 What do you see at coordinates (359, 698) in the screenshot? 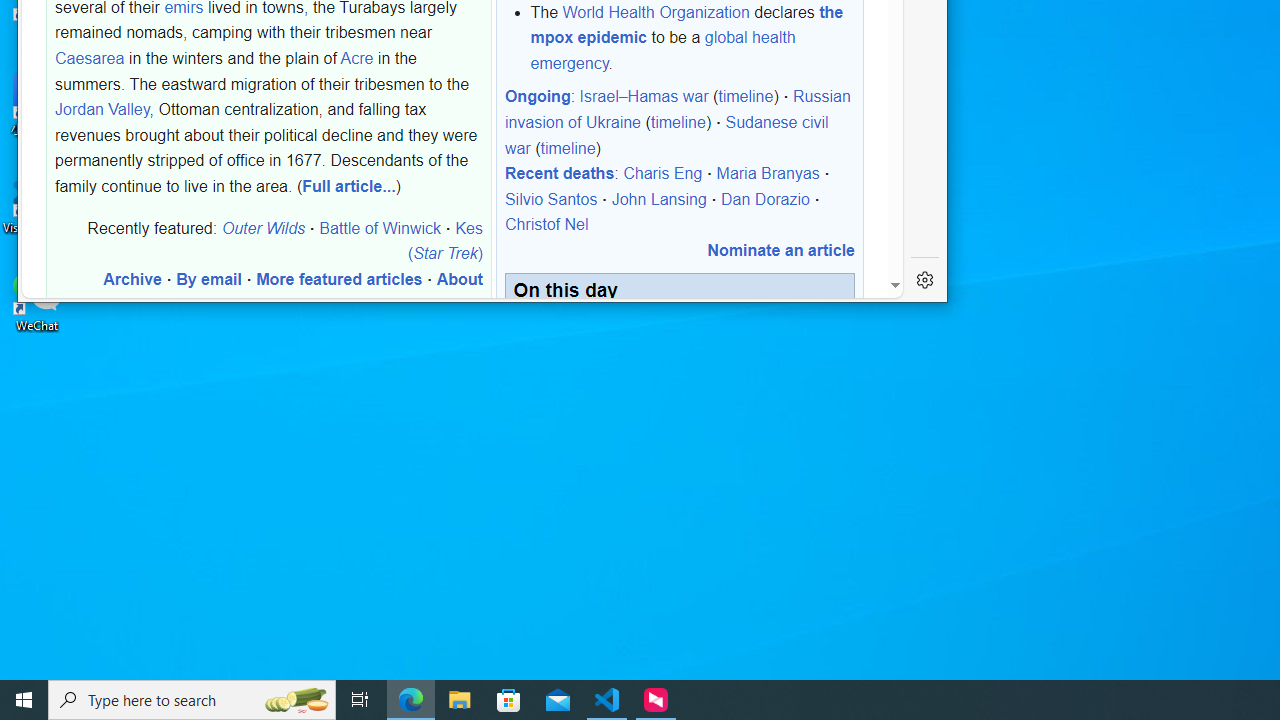
I see `'Task View'` at bounding box center [359, 698].